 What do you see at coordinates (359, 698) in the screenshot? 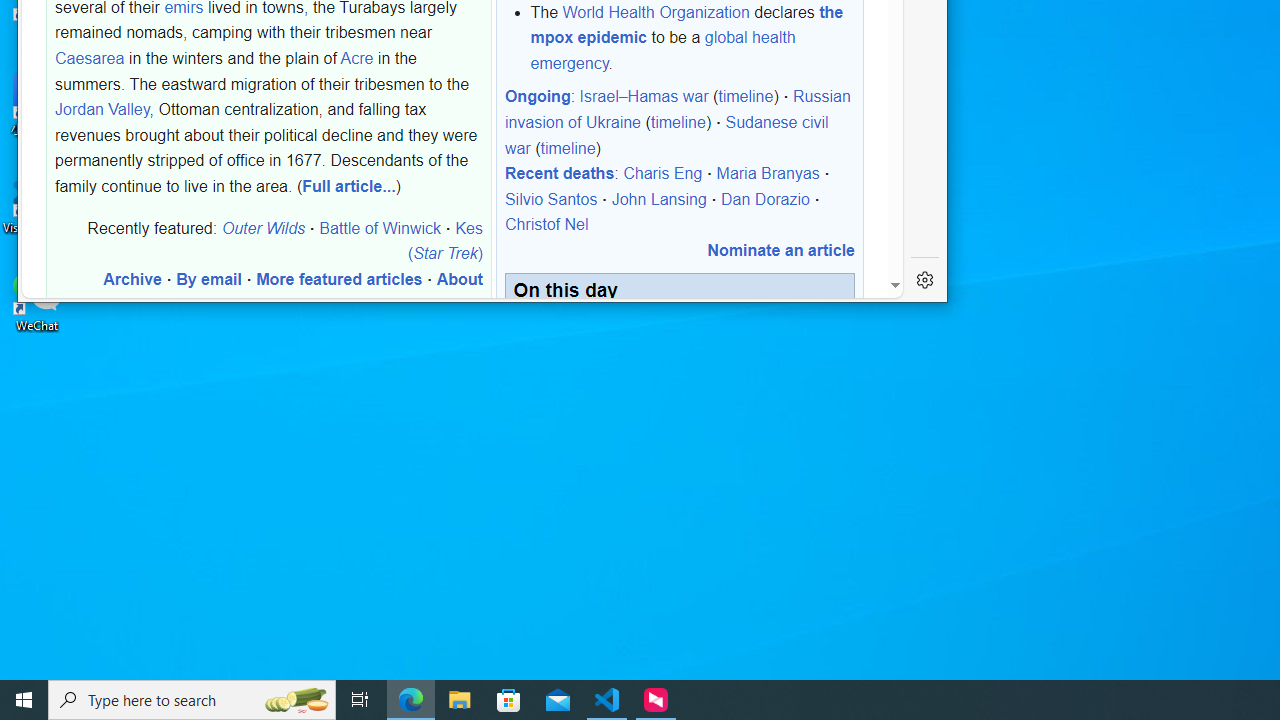
I see `'Task View'` at bounding box center [359, 698].